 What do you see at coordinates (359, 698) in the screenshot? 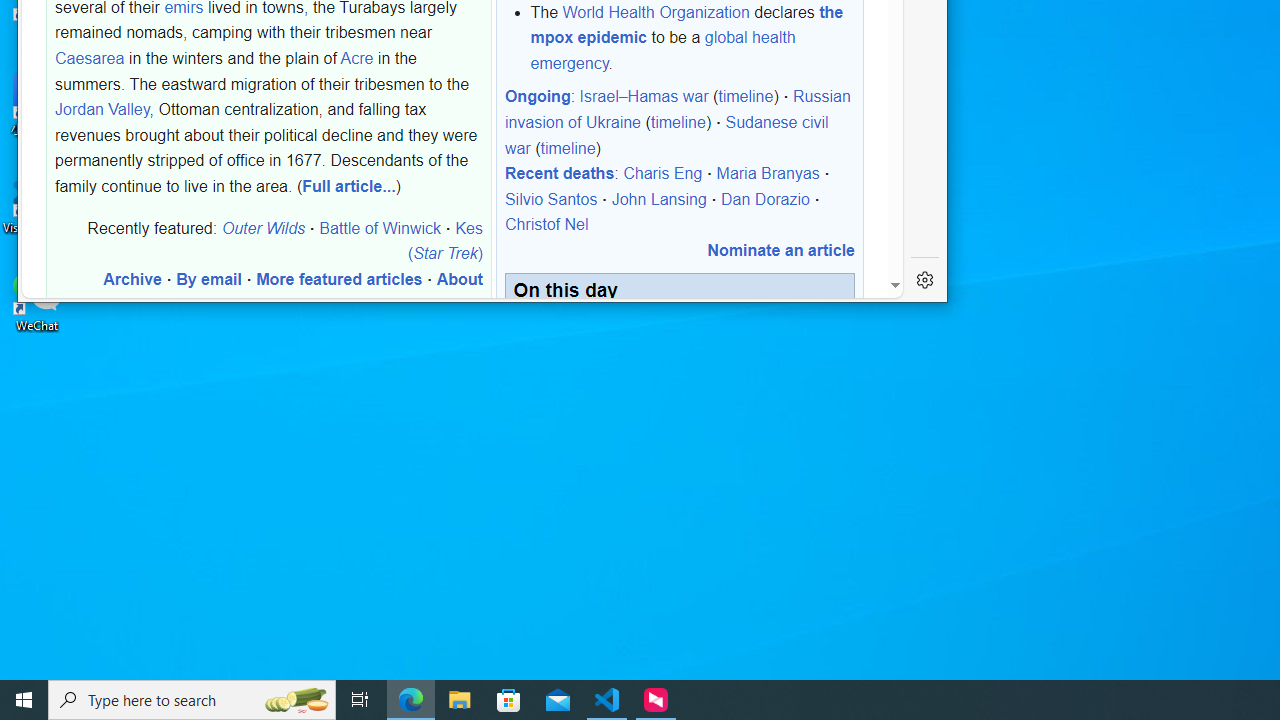
I see `'Task View'` at bounding box center [359, 698].